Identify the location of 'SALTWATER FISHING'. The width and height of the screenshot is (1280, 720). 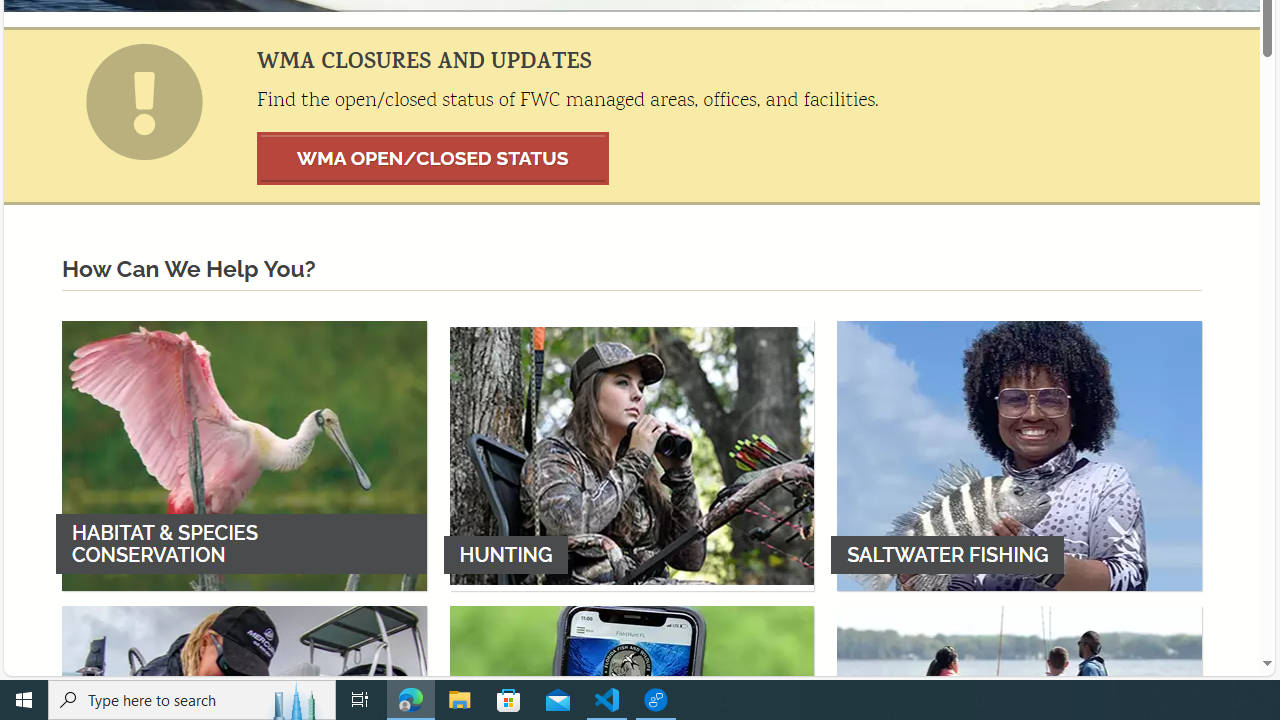
(1019, 455).